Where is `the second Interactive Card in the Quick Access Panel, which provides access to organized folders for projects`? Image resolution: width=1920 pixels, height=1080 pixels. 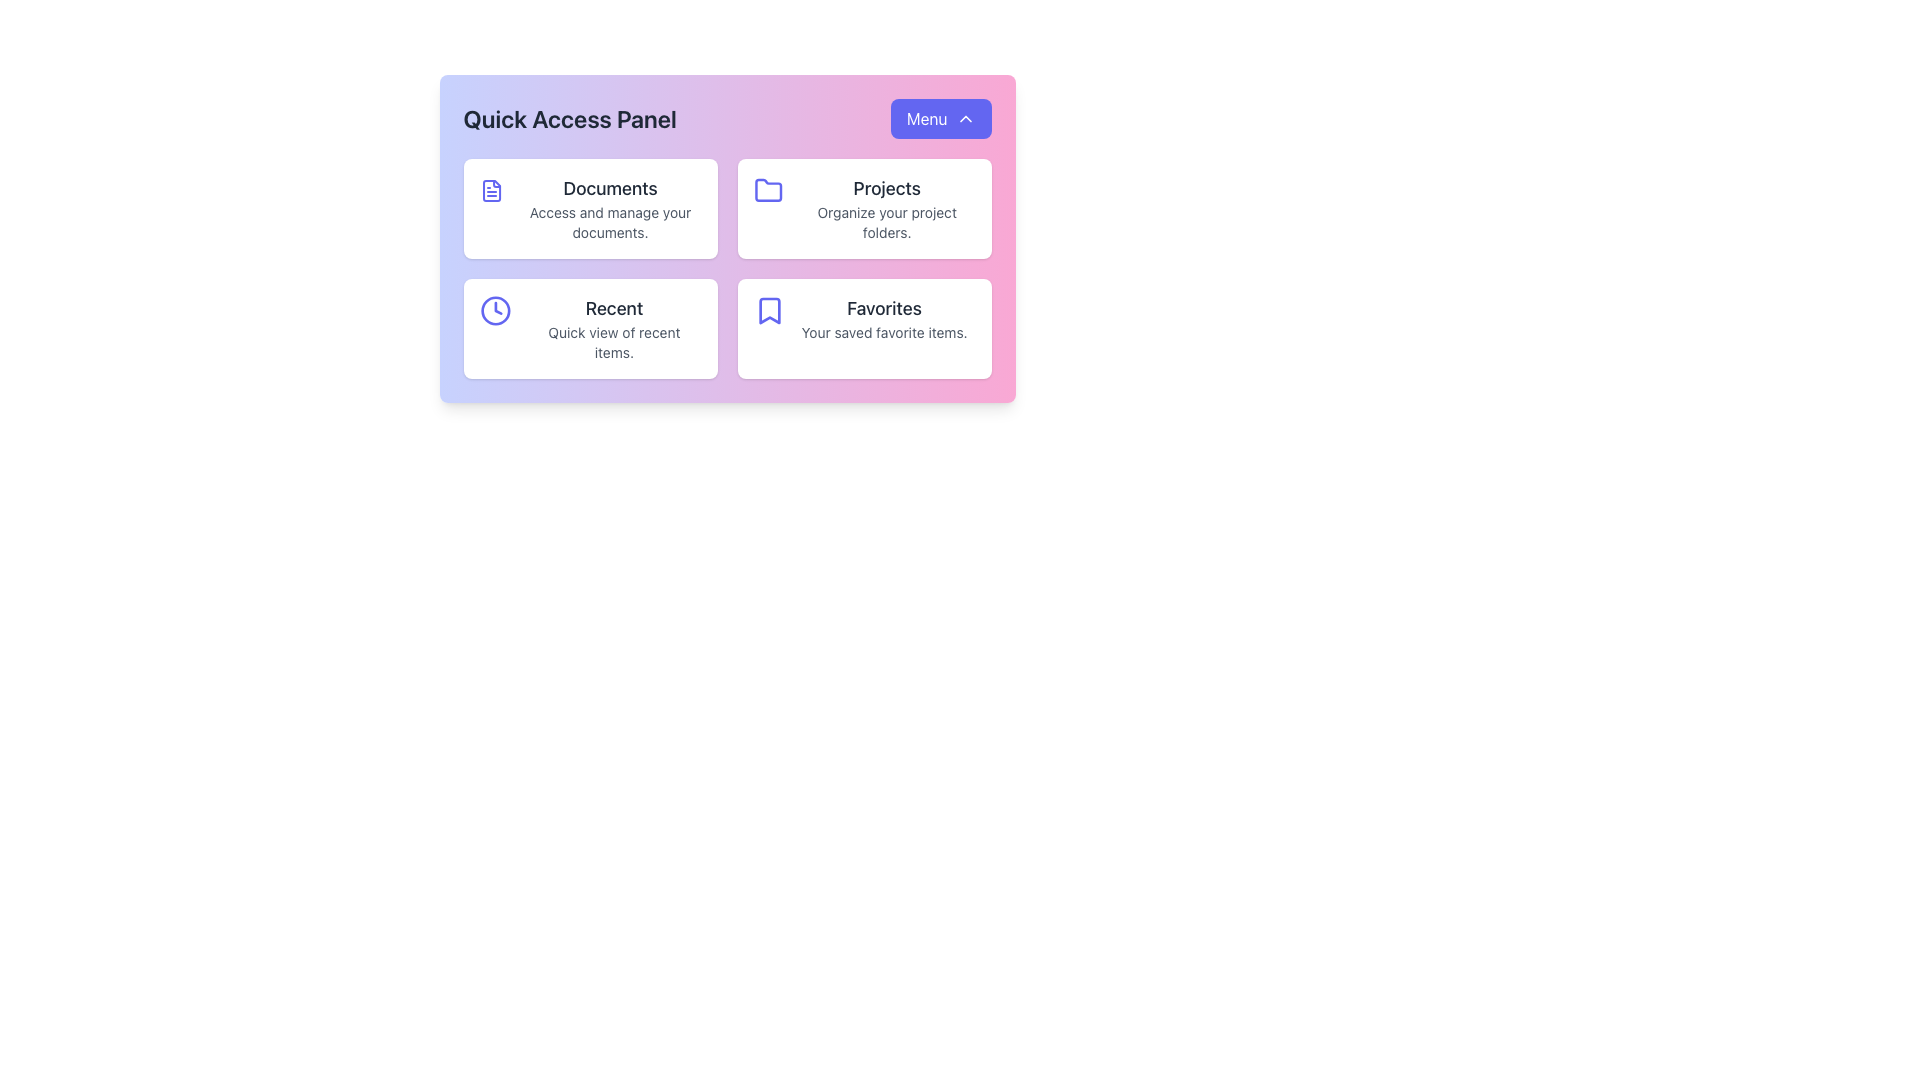 the second Interactive Card in the Quick Access Panel, which provides access to organized folders for projects is located at coordinates (864, 208).